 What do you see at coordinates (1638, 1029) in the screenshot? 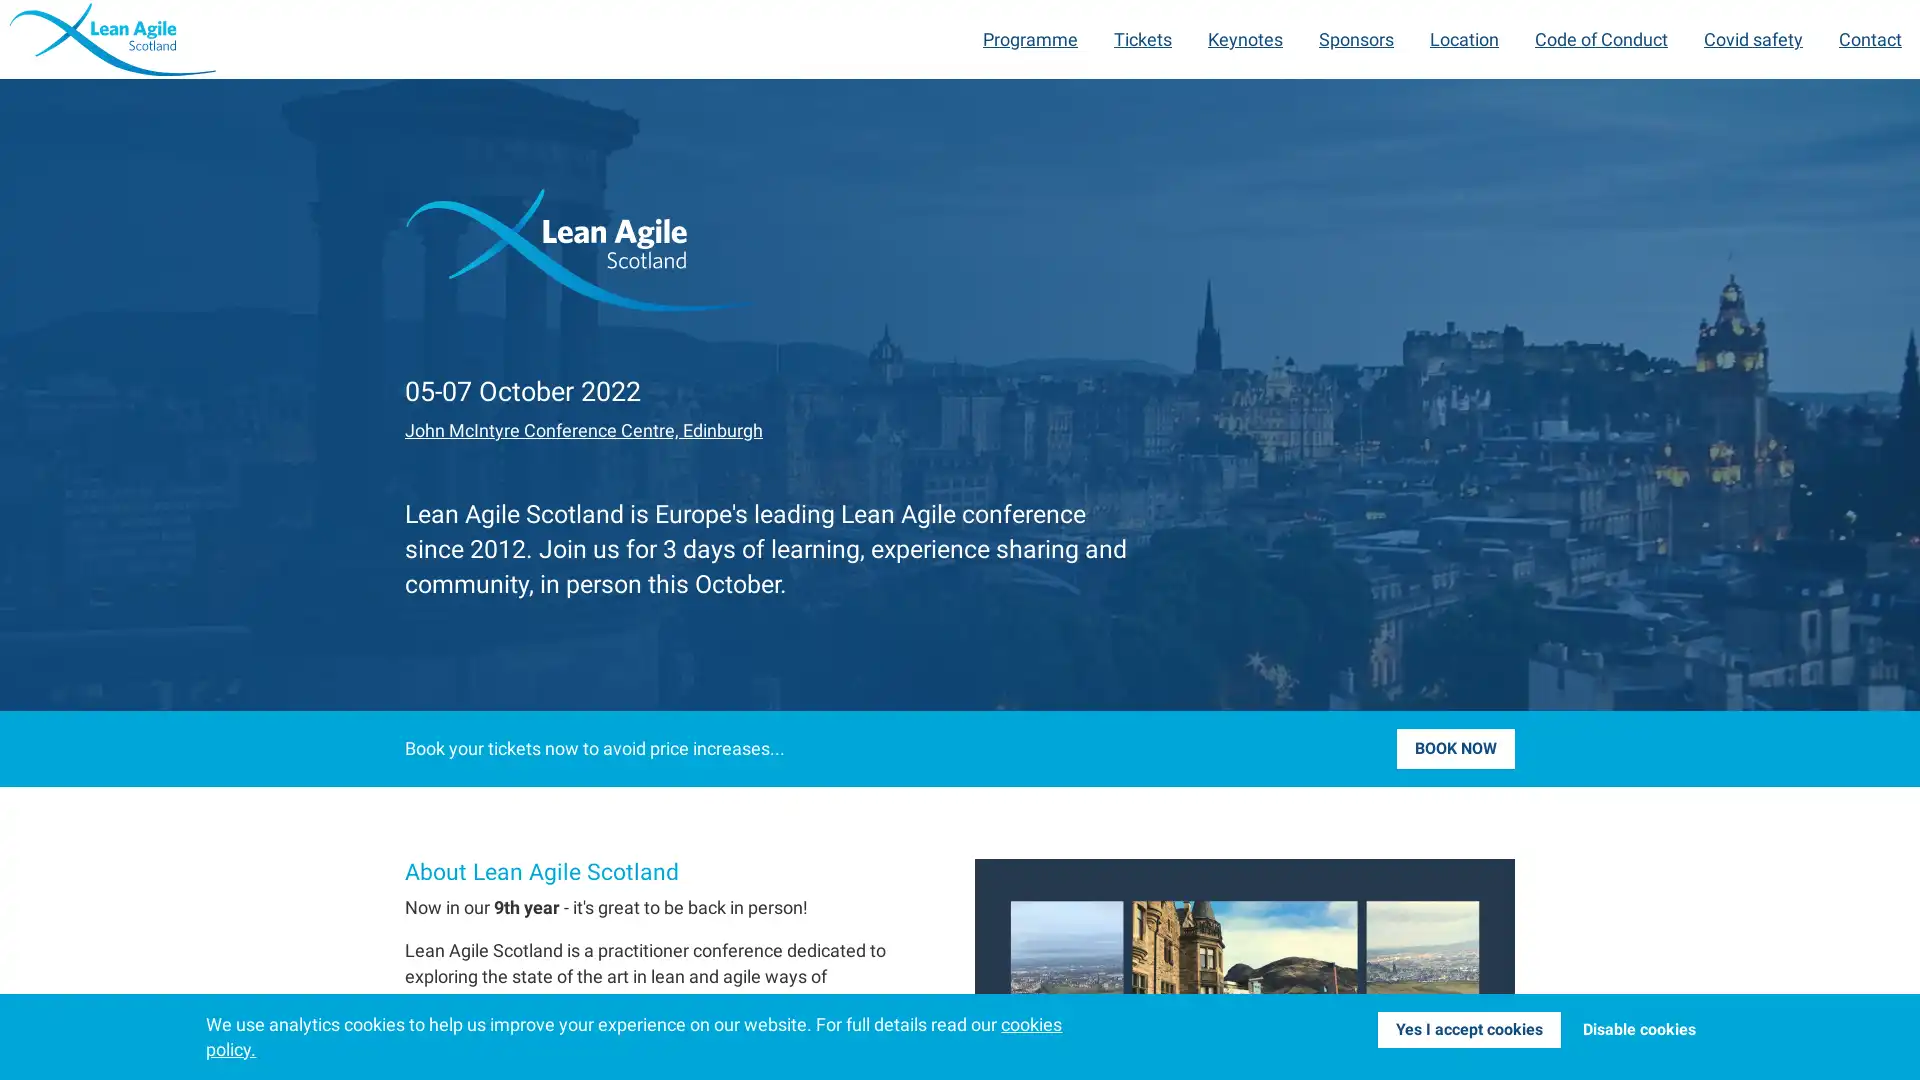
I see `Disable cookies` at bounding box center [1638, 1029].